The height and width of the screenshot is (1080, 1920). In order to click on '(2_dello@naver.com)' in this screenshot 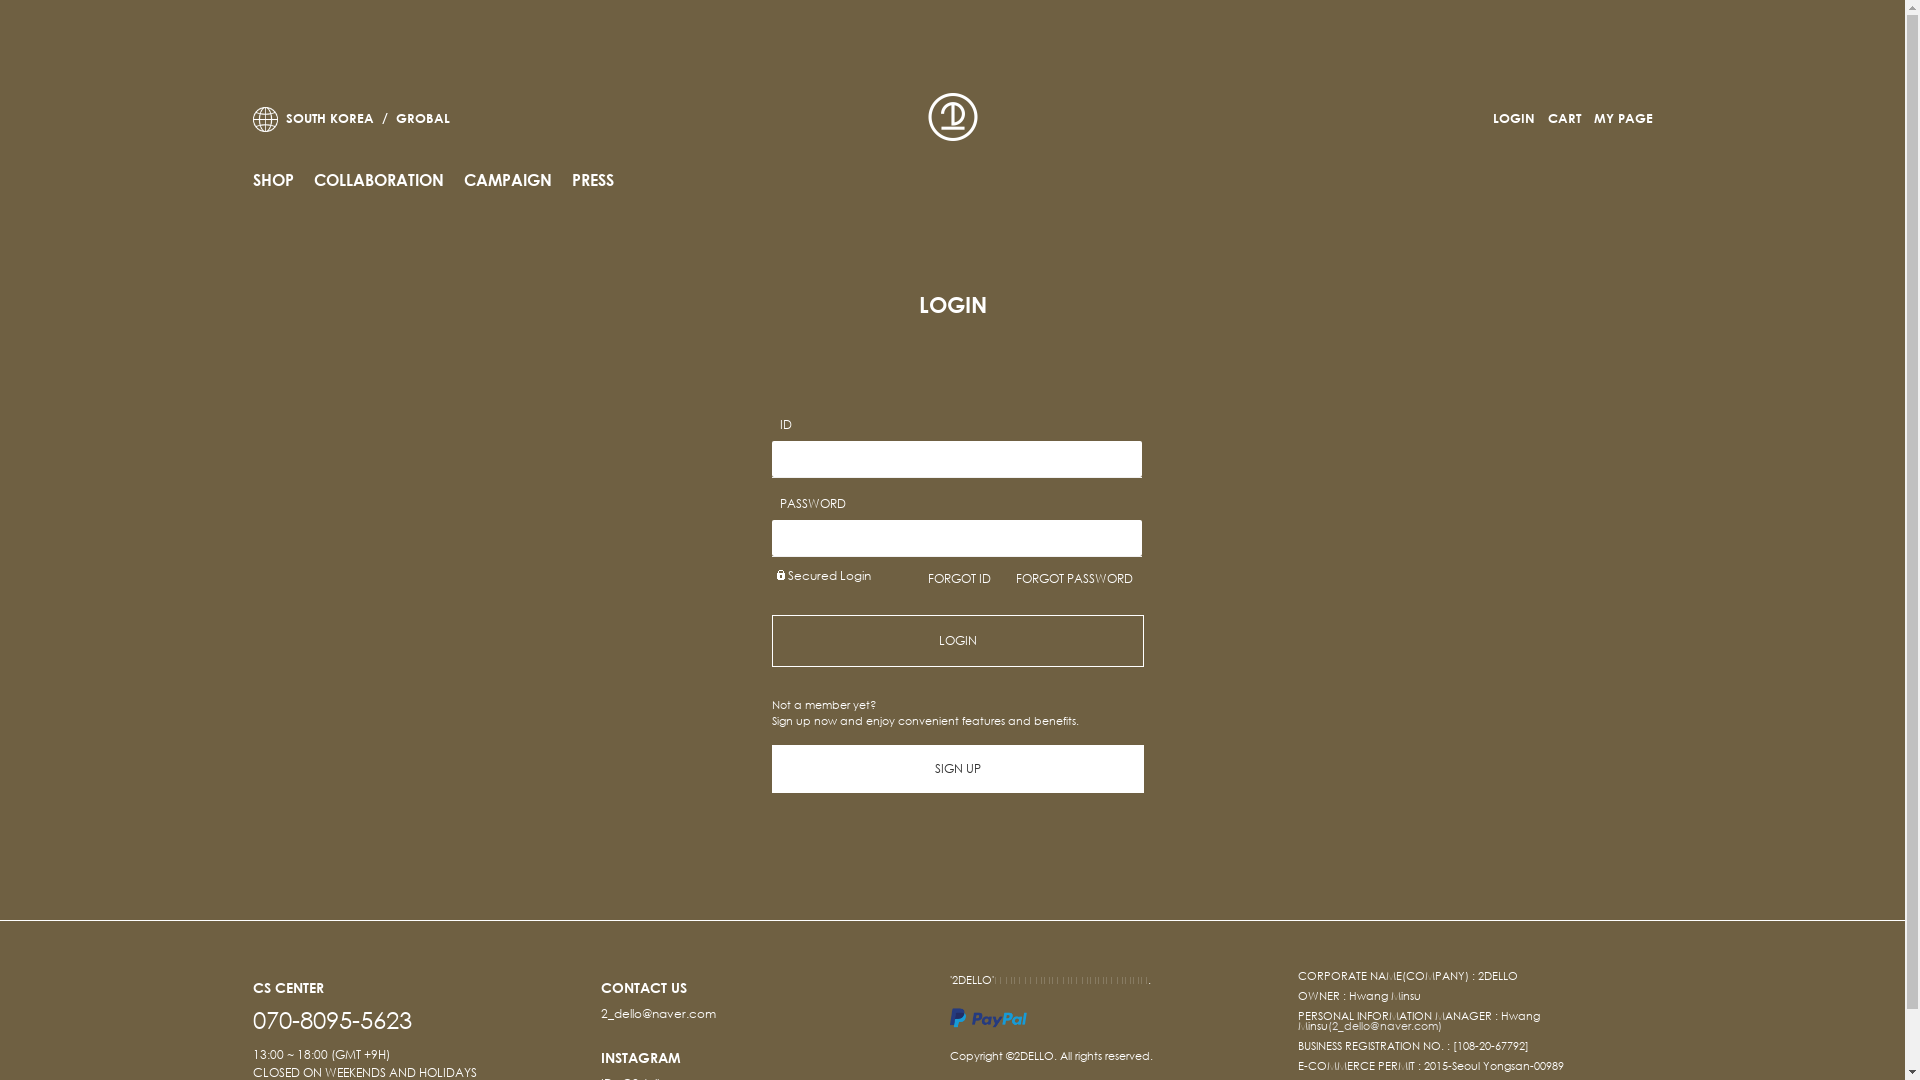, I will do `click(1384, 1026)`.